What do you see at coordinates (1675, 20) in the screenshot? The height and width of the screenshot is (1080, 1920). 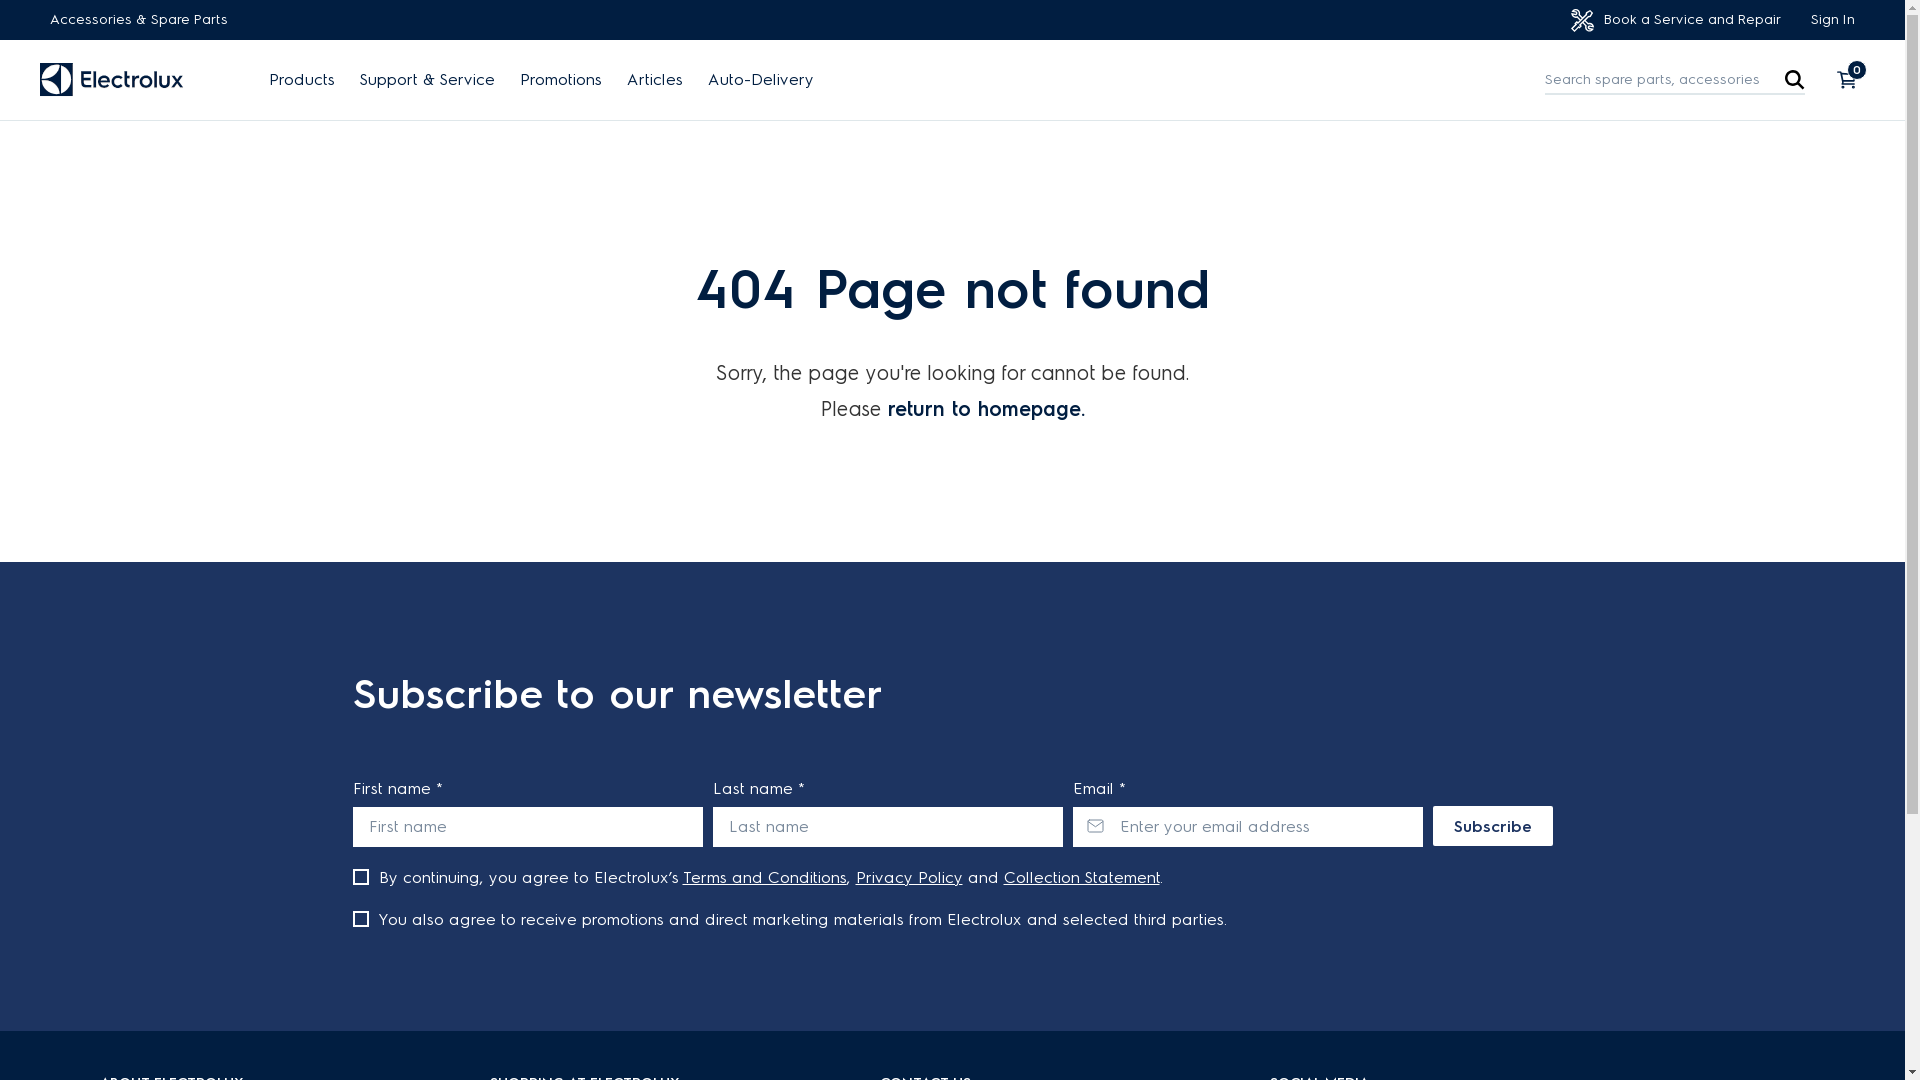 I see `'Book a Service and Repair'` at bounding box center [1675, 20].